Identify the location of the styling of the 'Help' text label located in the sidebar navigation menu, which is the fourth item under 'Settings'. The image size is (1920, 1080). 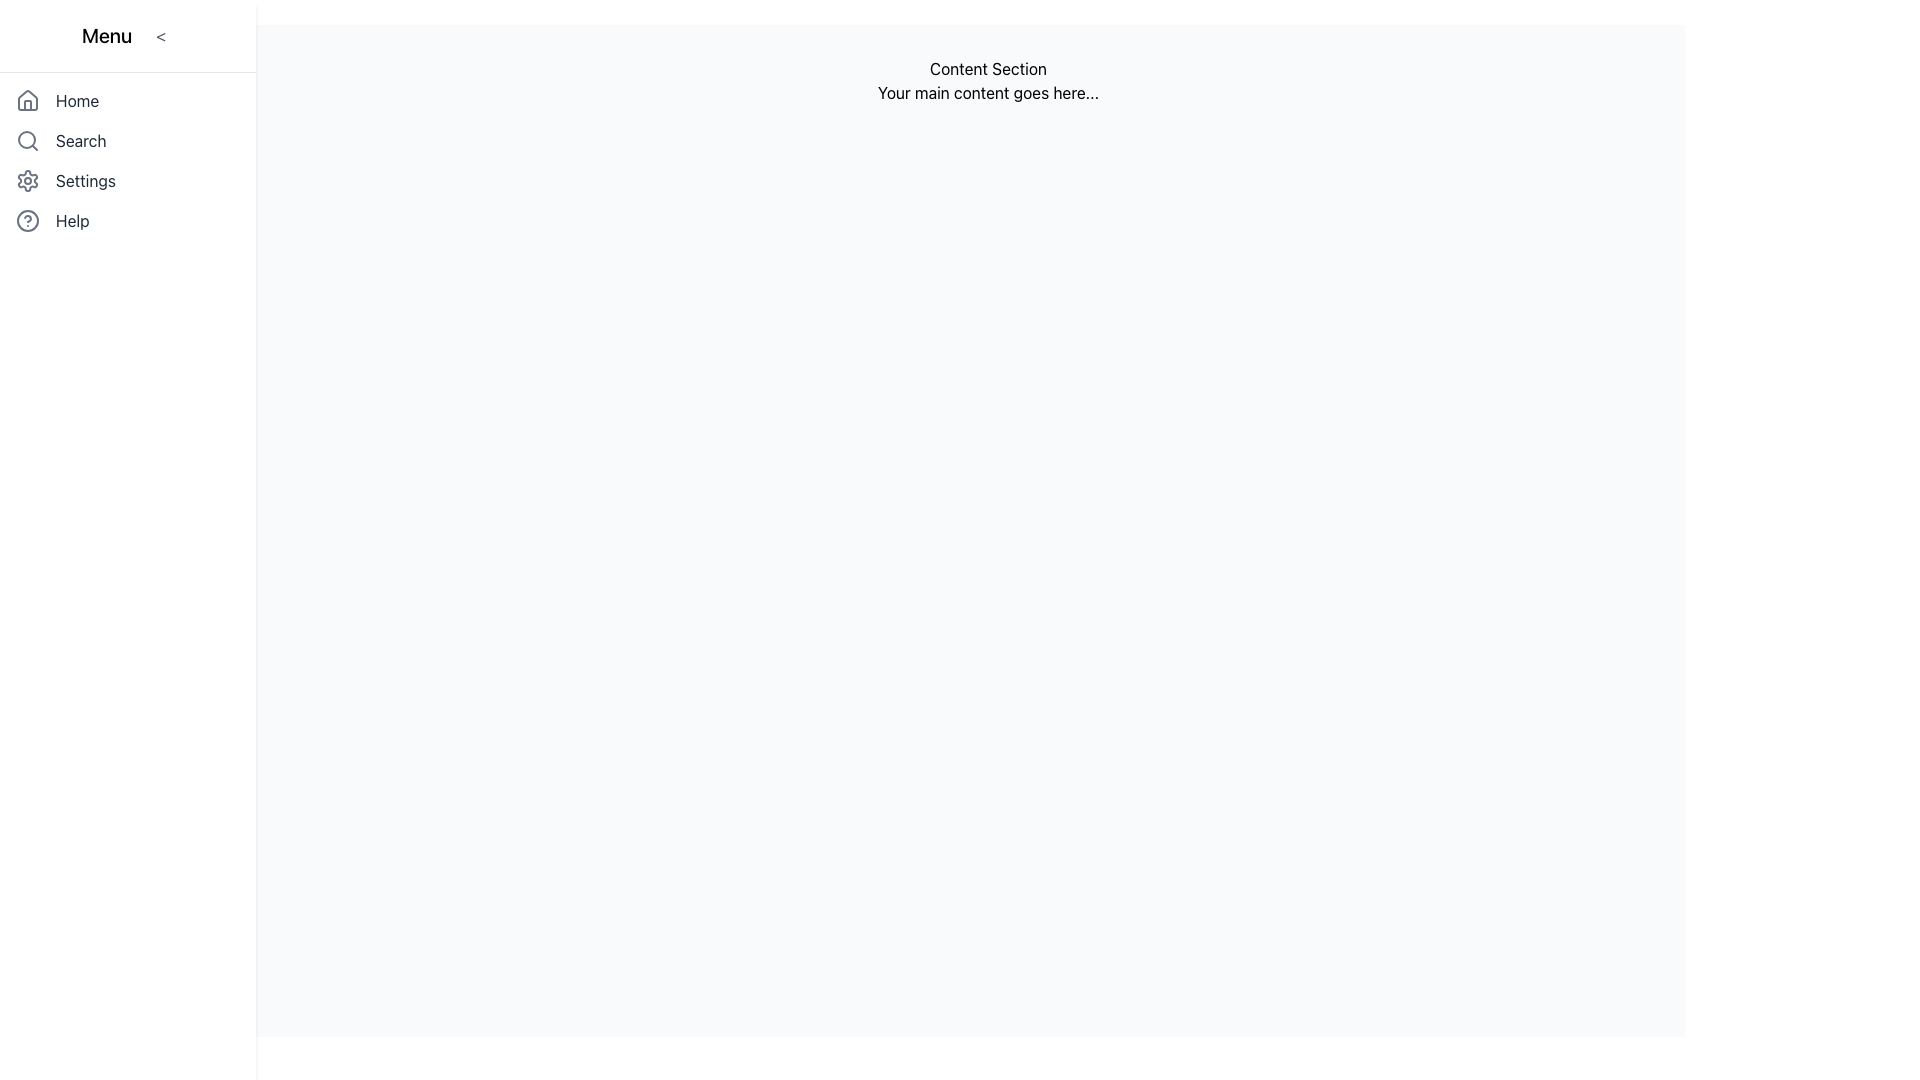
(72, 220).